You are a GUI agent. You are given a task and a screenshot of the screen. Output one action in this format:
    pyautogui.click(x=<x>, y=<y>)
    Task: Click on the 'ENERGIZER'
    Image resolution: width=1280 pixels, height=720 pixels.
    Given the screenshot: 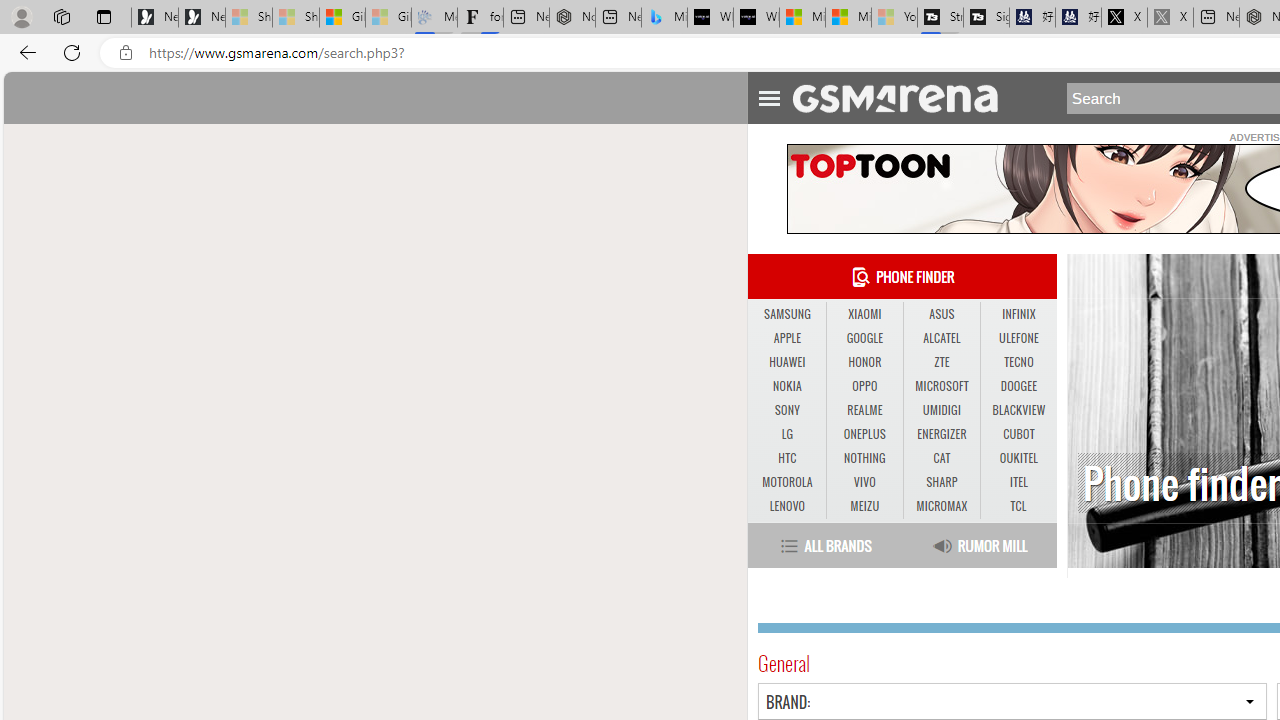 What is the action you would take?
    pyautogui.click(x=941, y=433)
    